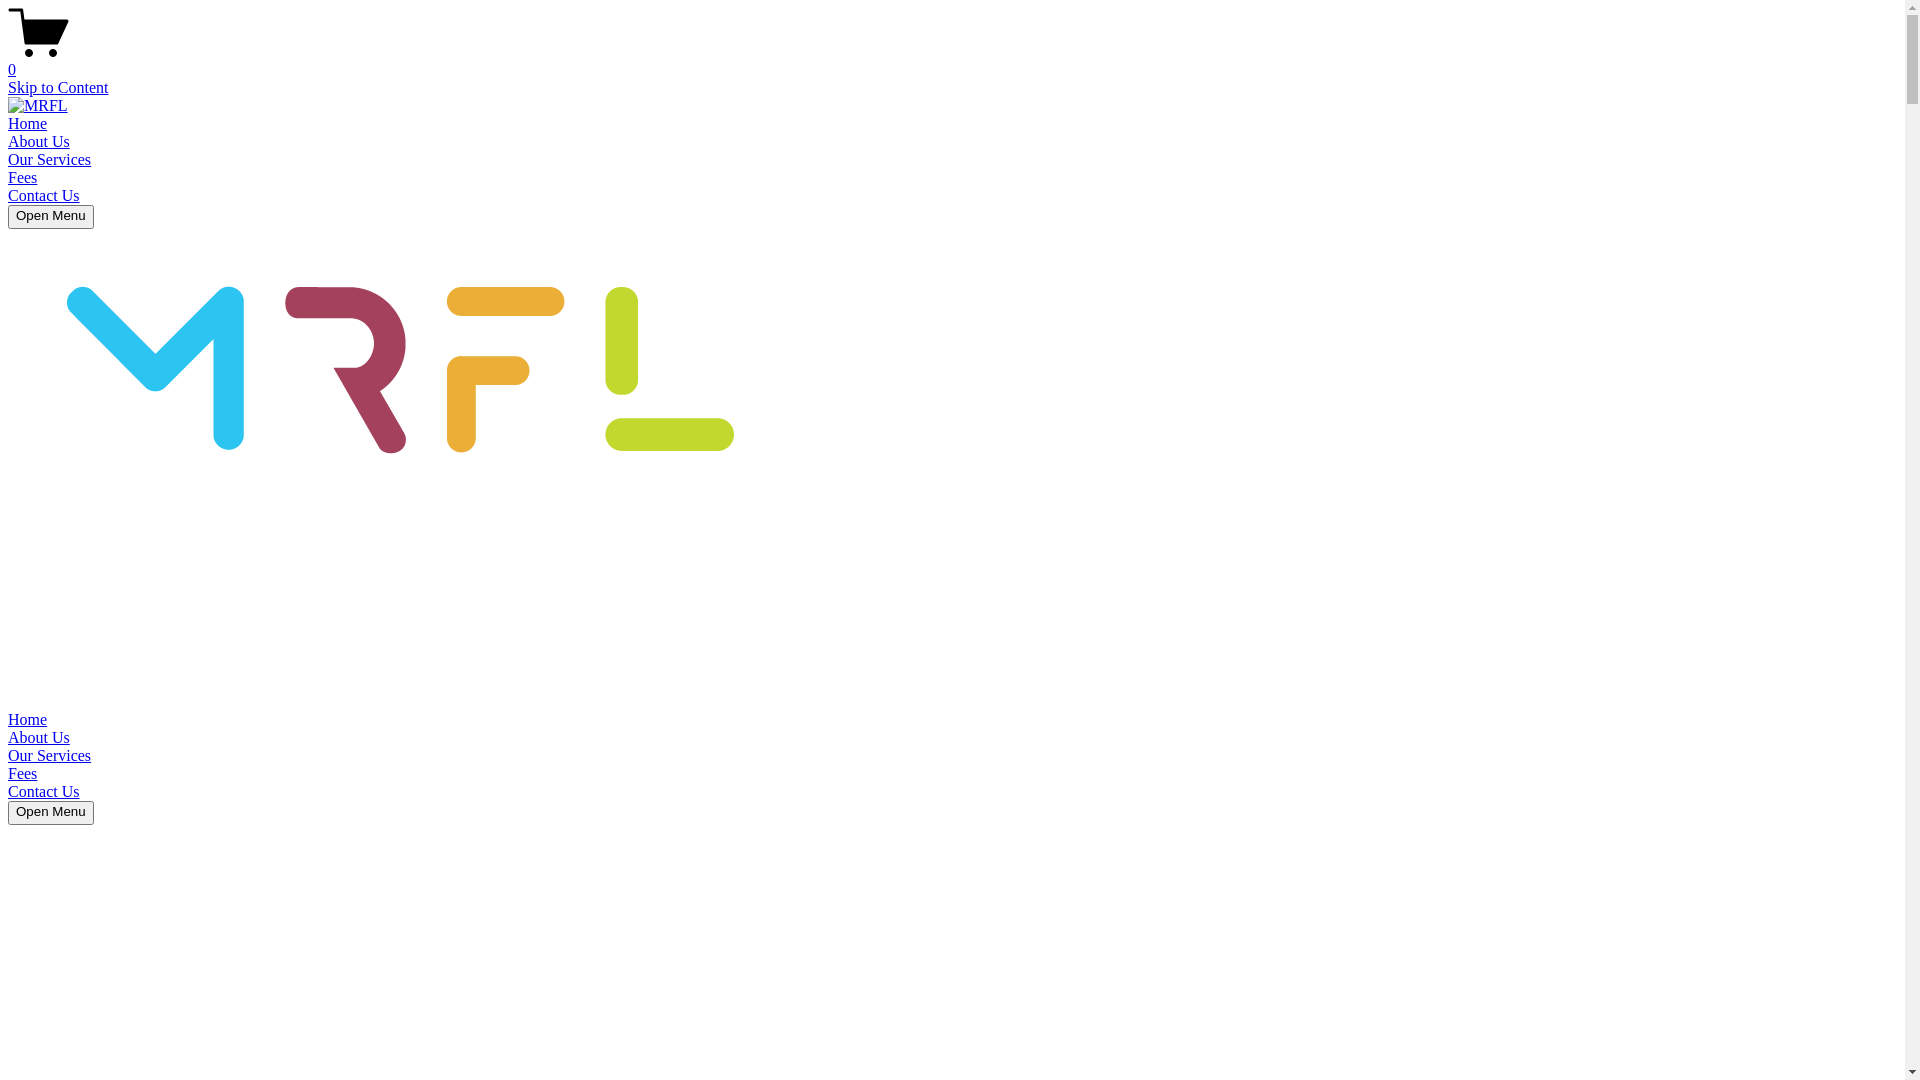 The width and height of the screenshot is (1920, 1080). Describe the element at coordinates (49, 158) in the screenshot. I see `'Our Services'` at that location.